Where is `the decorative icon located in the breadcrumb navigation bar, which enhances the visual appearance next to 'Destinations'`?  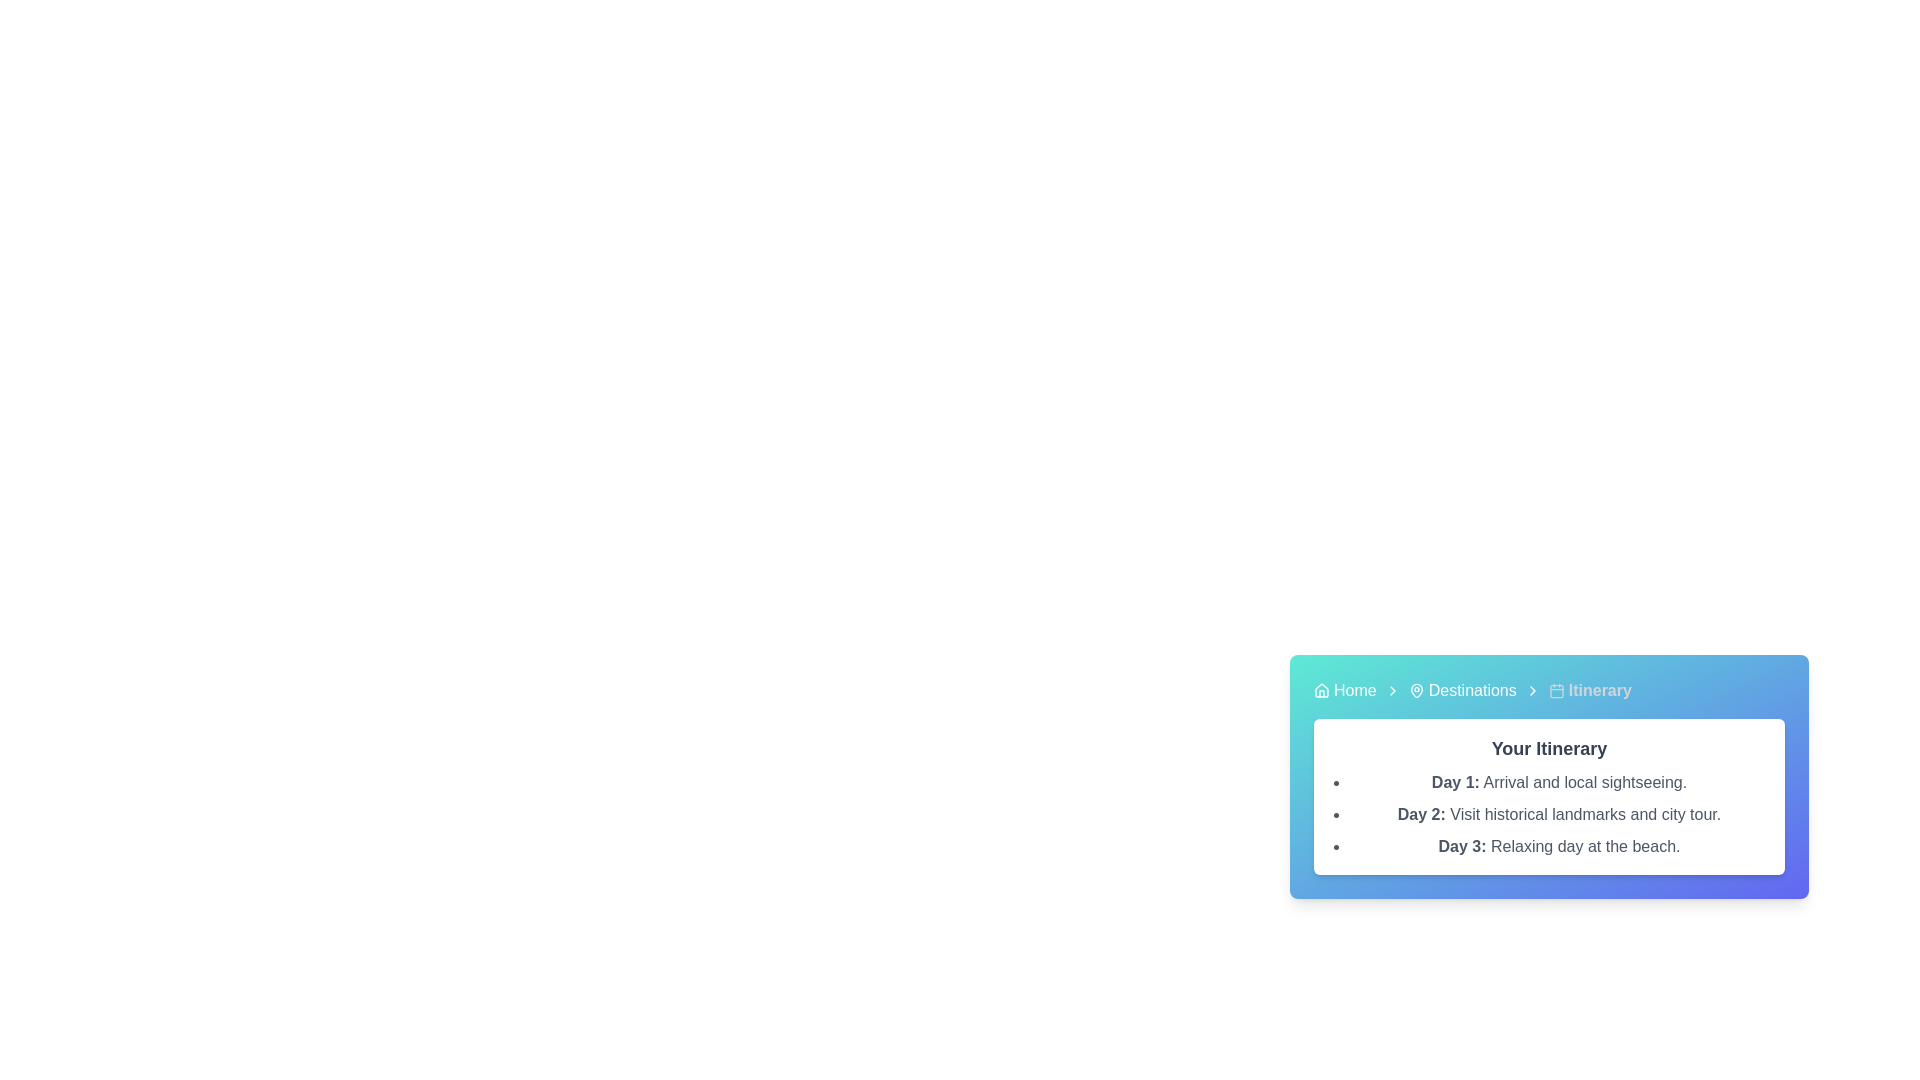 the decorative icon located in the breadcrumb navigation bar, which enhances the visual appearance next to 'Destinations' is located at coordinates (1415, 689).